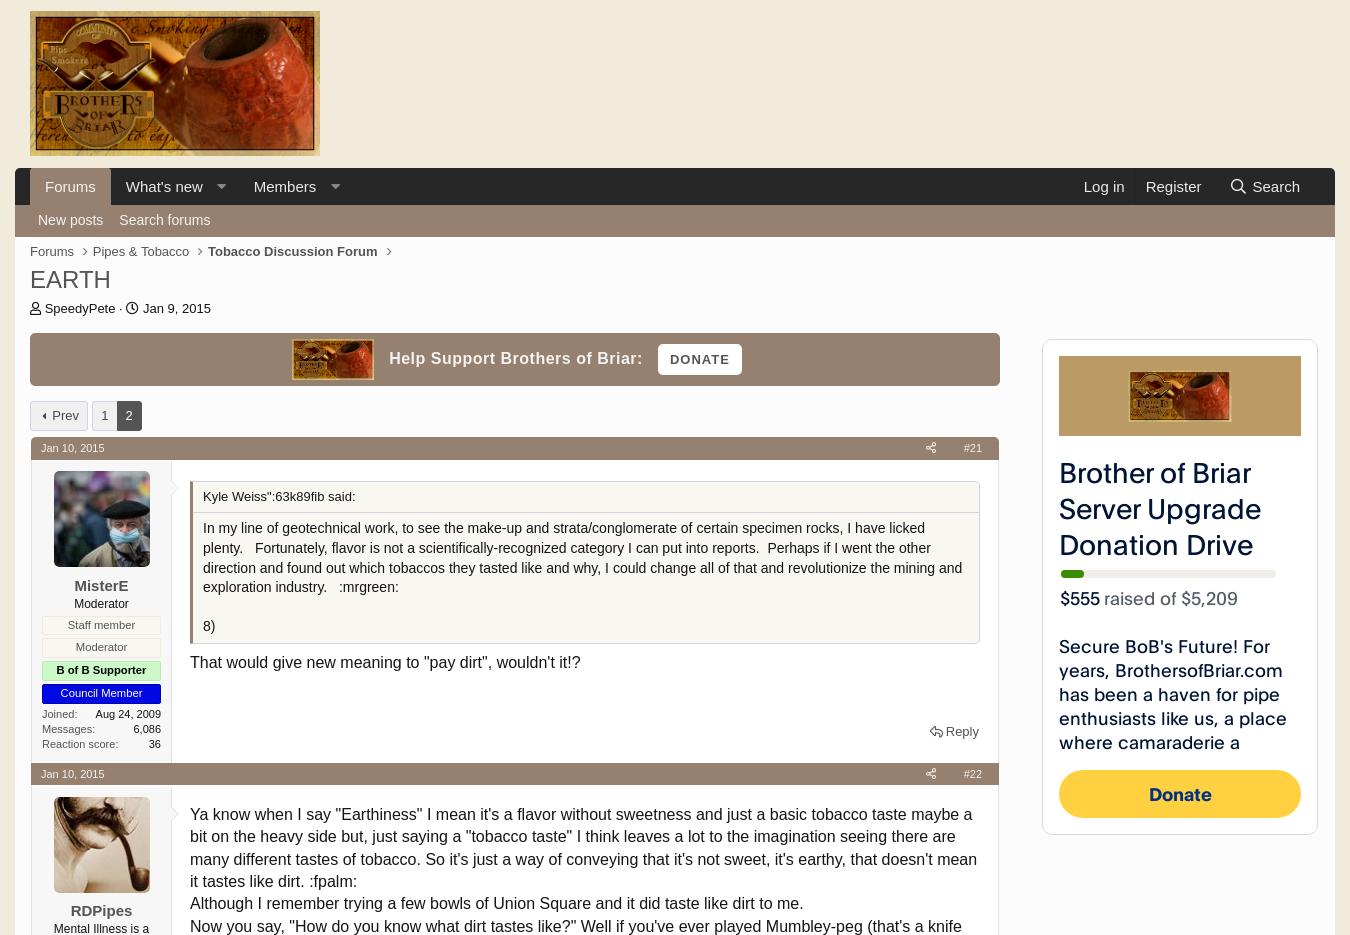 Image resolution: width=1350 pixels, height=935 pixels. I want to click on 'Kyle Weiss":63k89fib said:', so click(278, 496).